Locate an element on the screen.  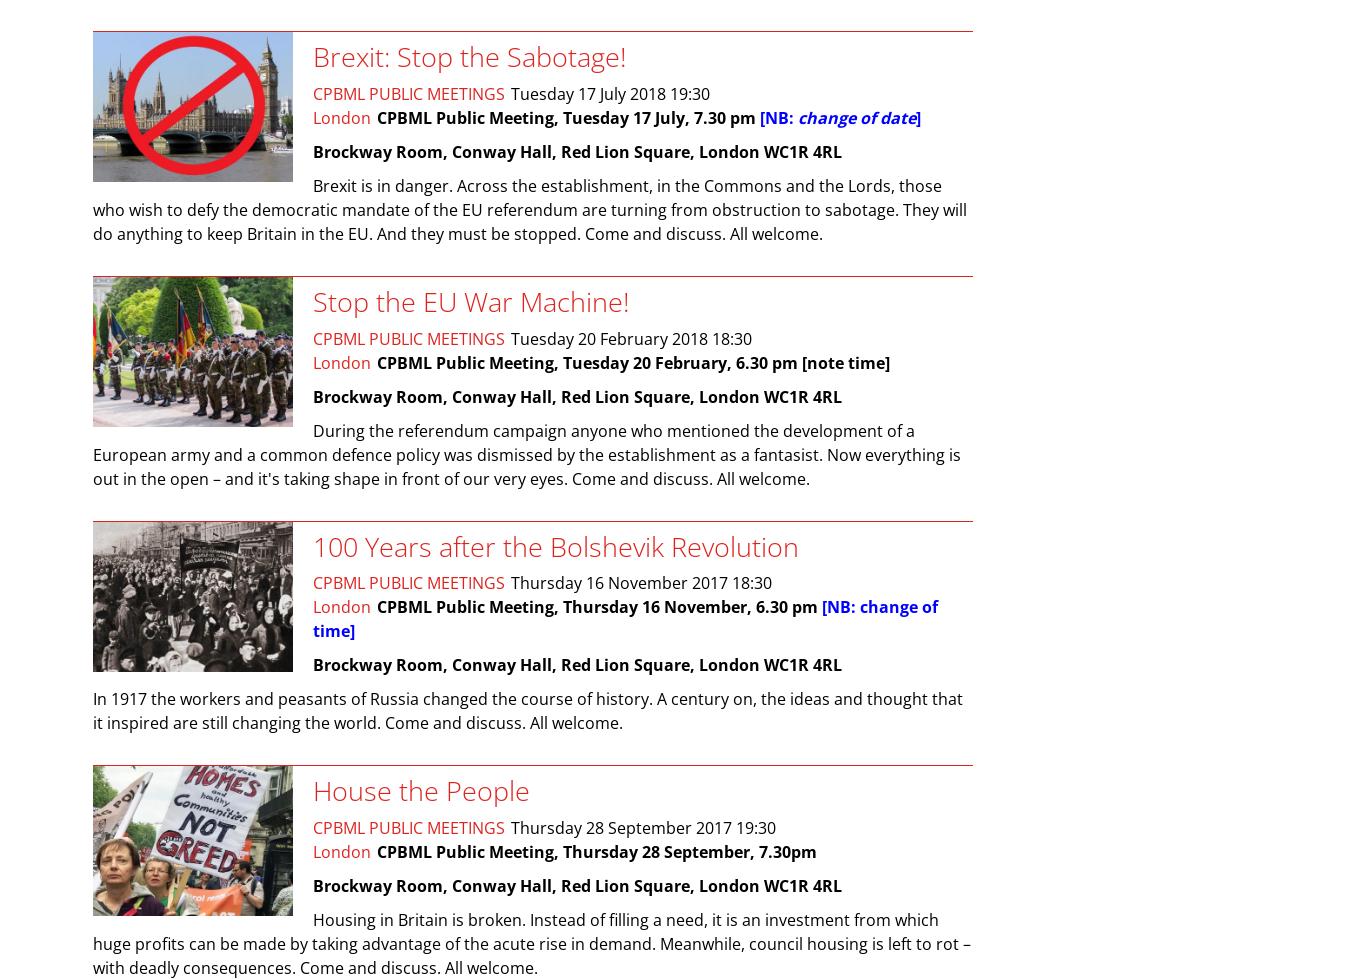
'CPBML Public Meeting, Tuesday 17 July, 7.30 pm' is located at coordinates (376, 117).